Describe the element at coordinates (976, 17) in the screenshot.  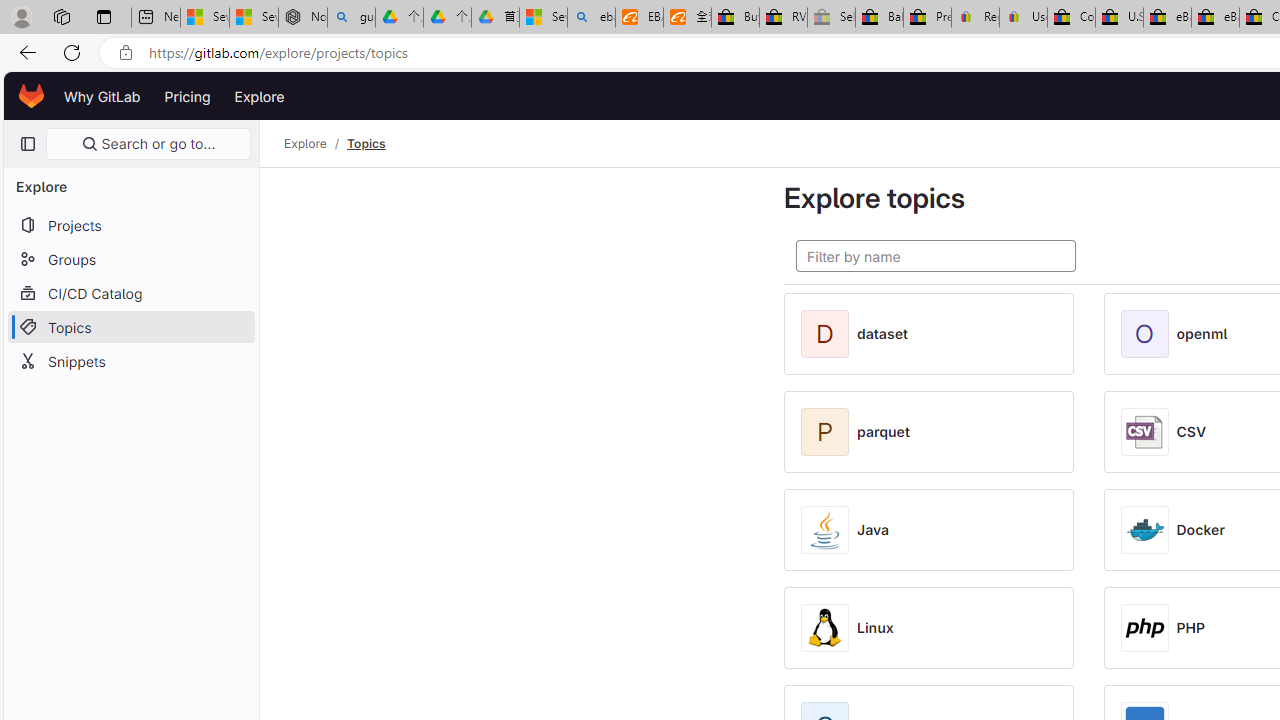
I see `'Register: Create a personal eBay account'` at that location.